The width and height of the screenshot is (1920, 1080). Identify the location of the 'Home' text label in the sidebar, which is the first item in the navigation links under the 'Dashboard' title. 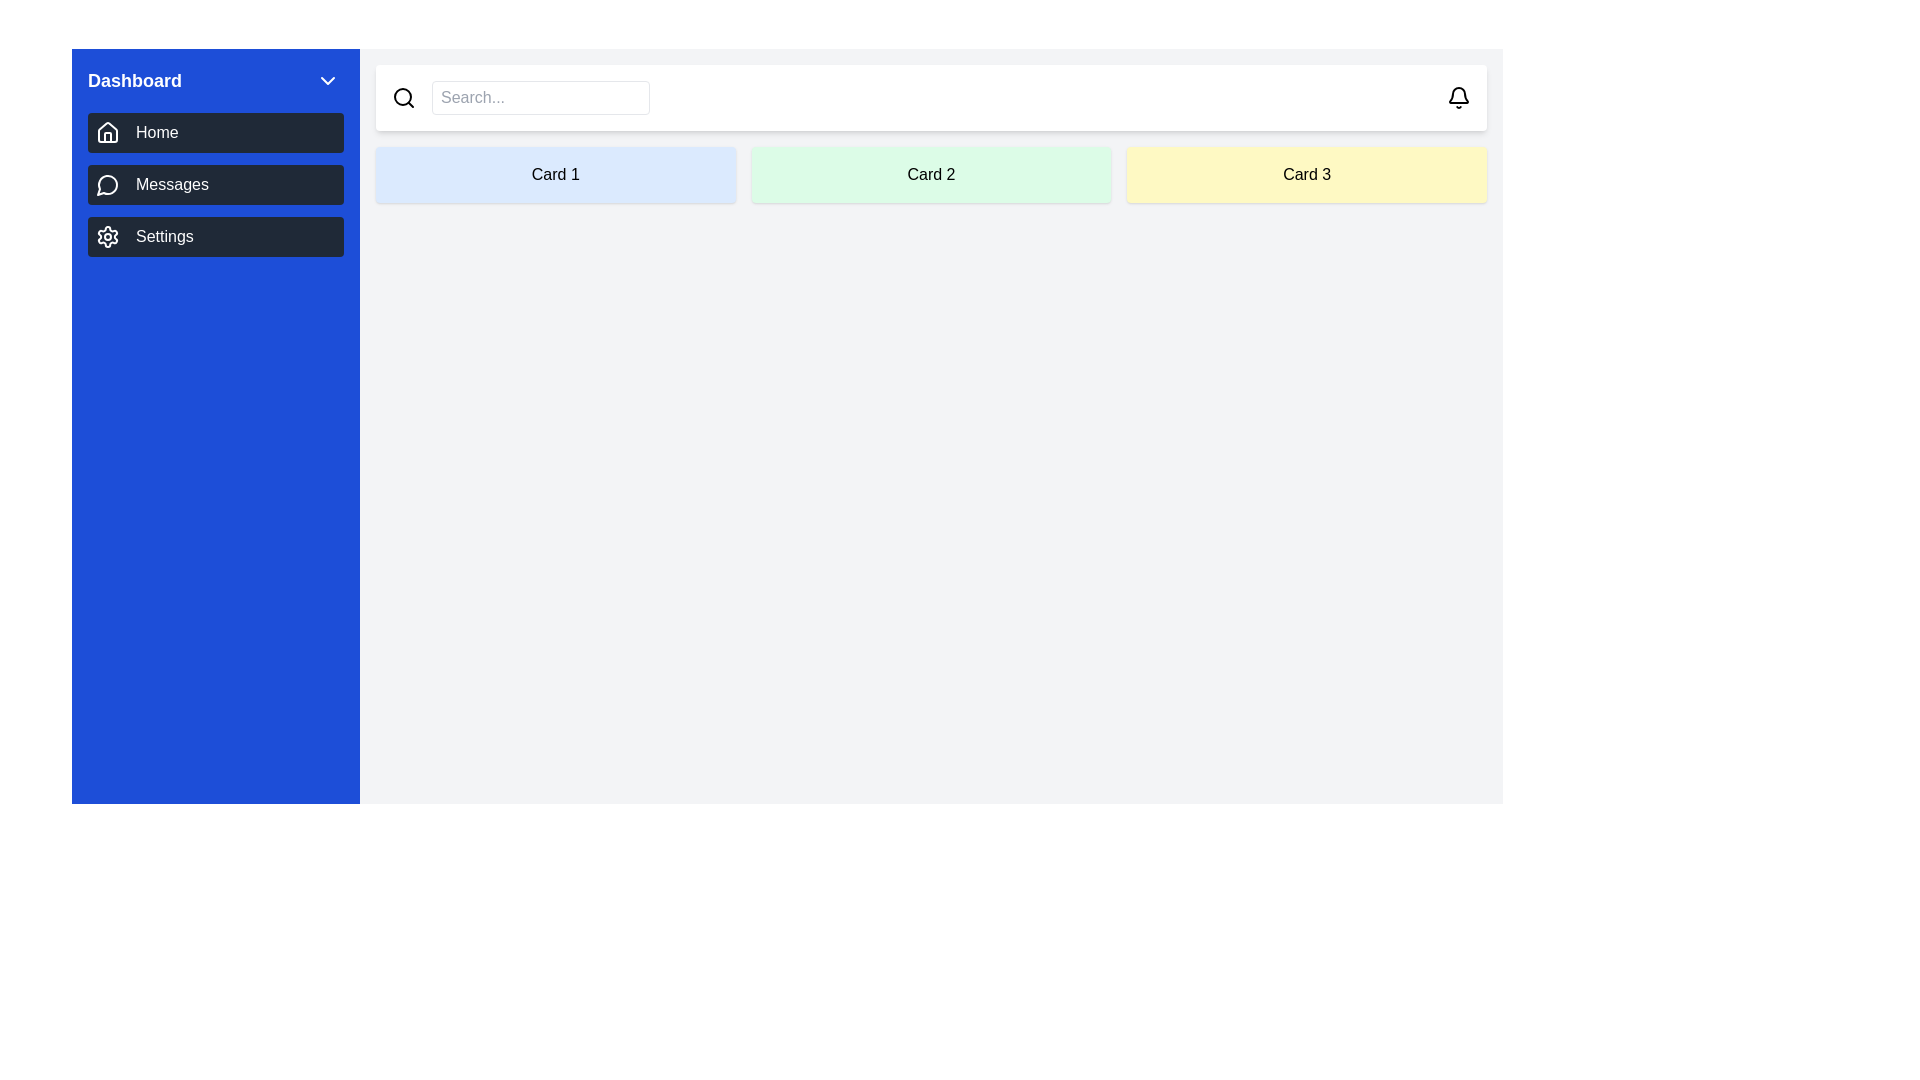
(156, 132).